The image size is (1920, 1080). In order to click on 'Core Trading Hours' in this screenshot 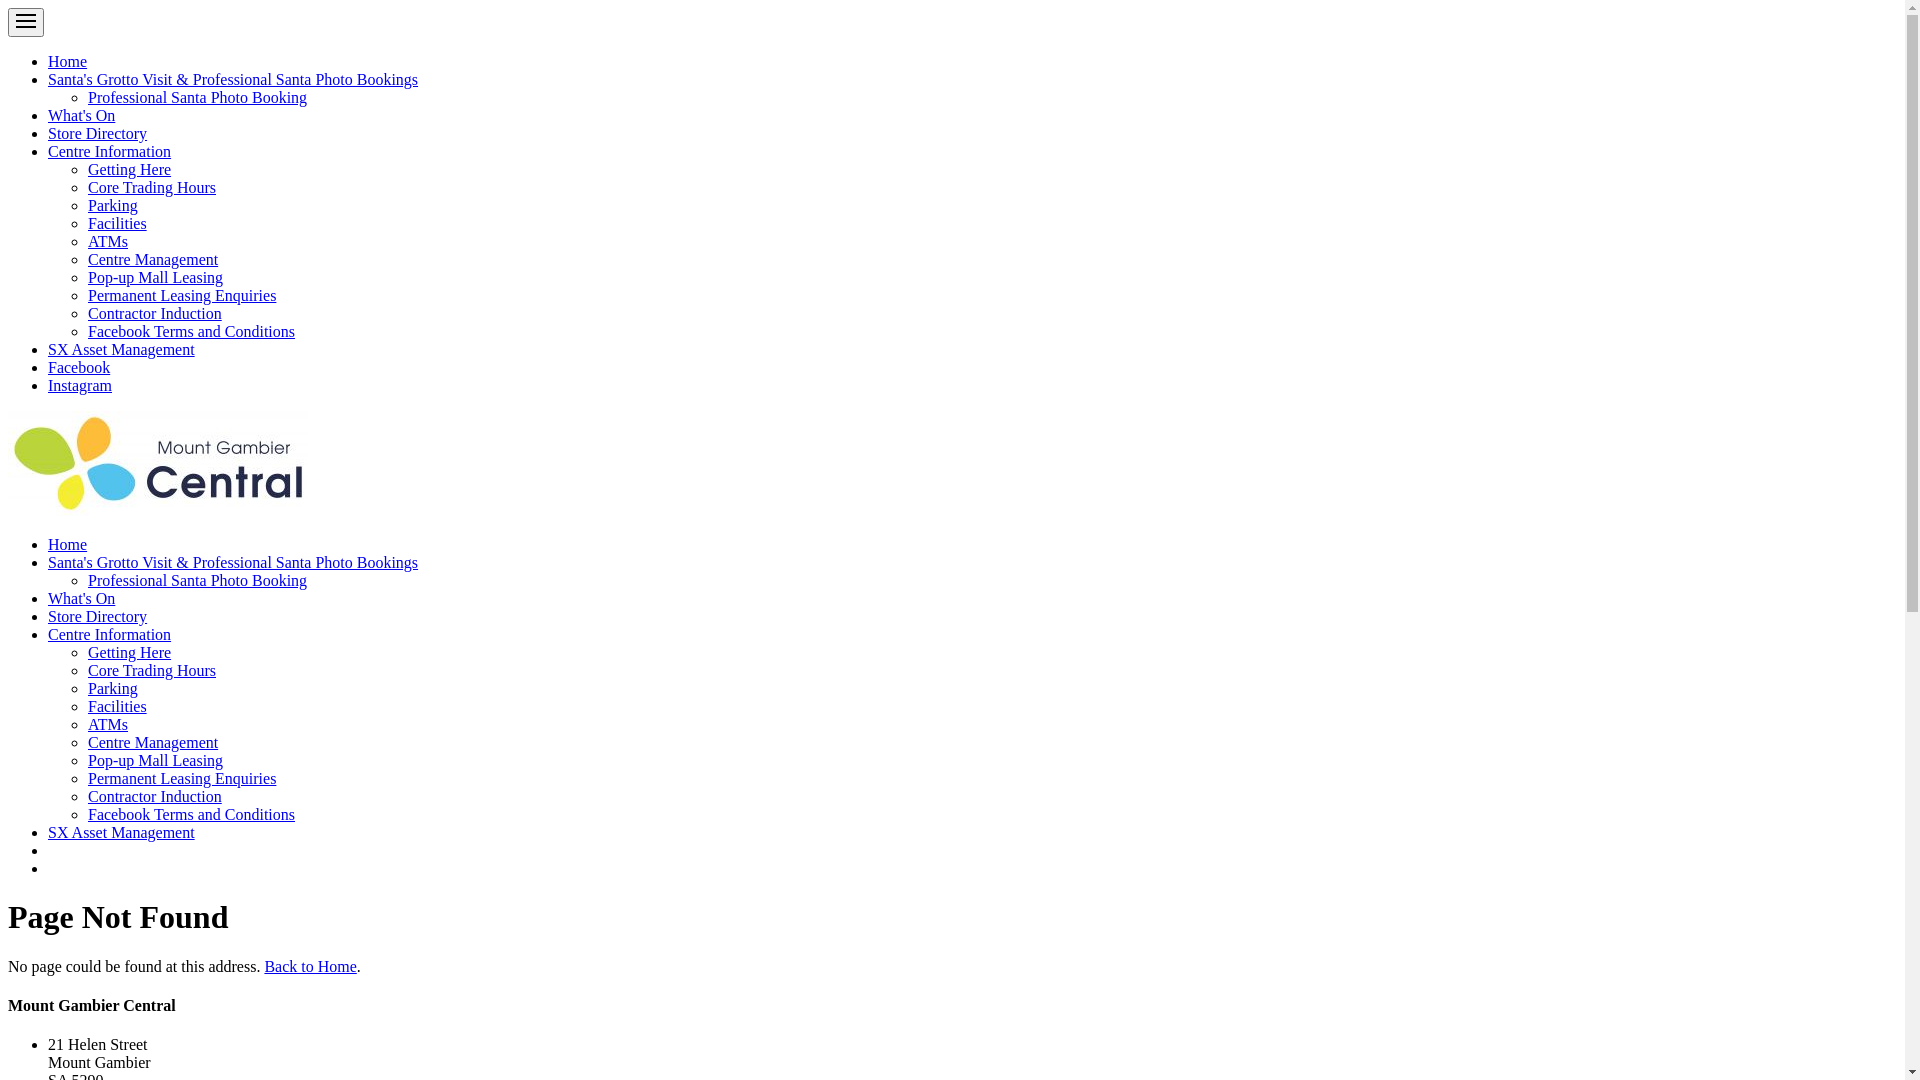, I will do `click(86, 670)`.